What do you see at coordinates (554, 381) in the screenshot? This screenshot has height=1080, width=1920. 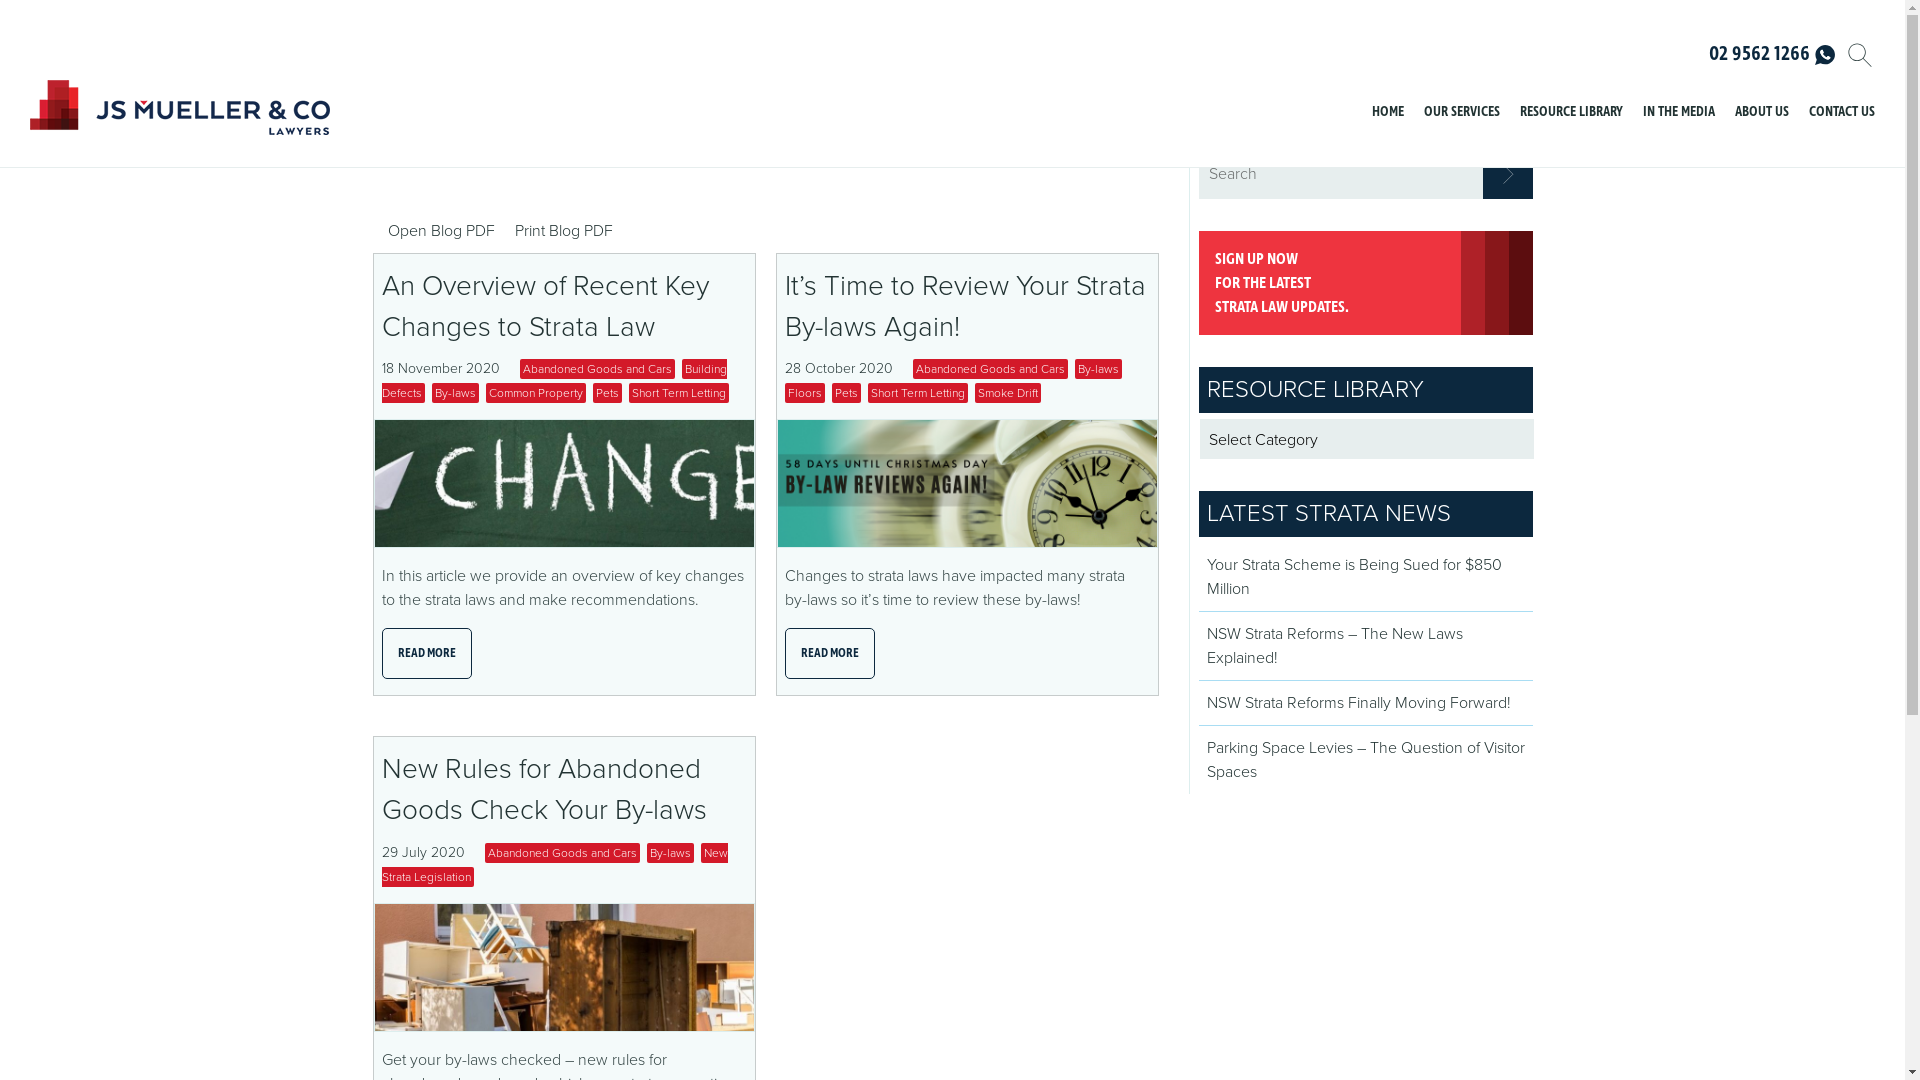 I see `'Building Defects'` at bounding box center [554, 381].